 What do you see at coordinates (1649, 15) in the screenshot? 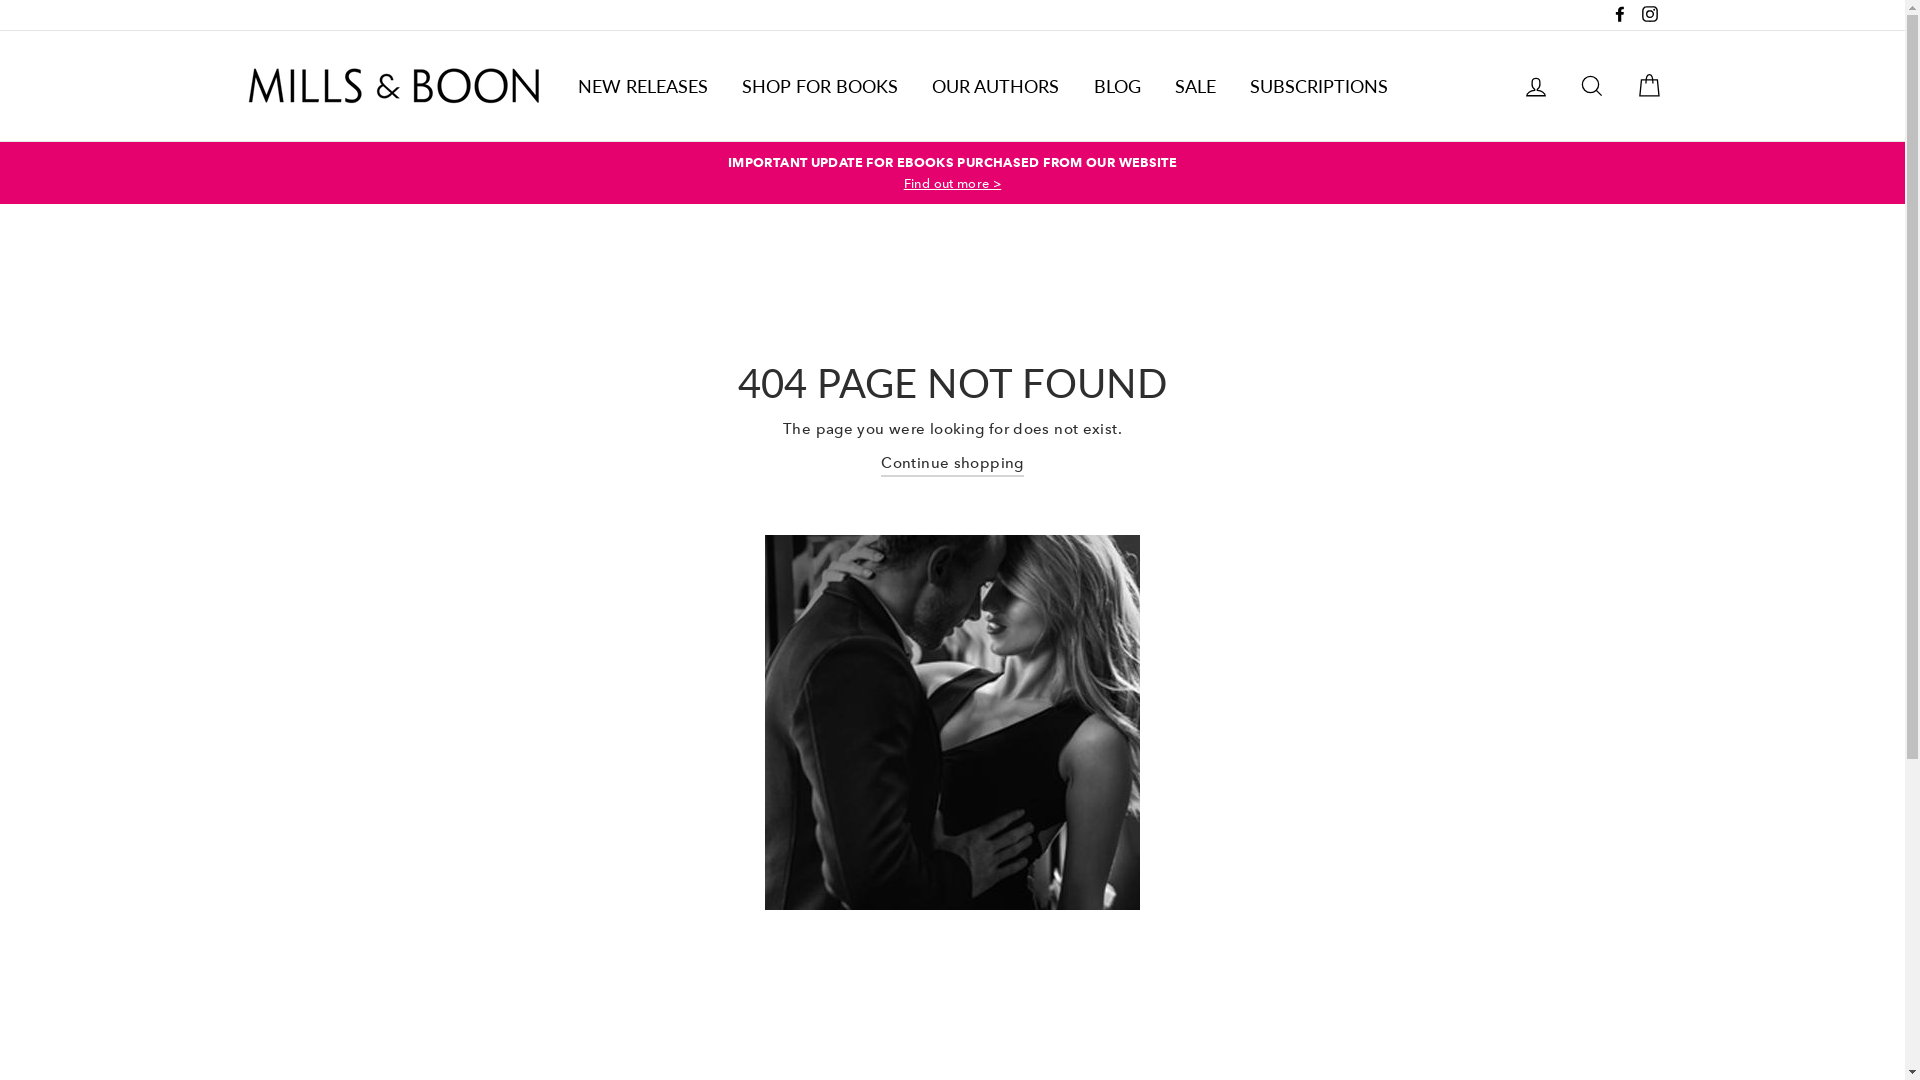
I see `'Instagram'` at bounding box center [1649, 15].